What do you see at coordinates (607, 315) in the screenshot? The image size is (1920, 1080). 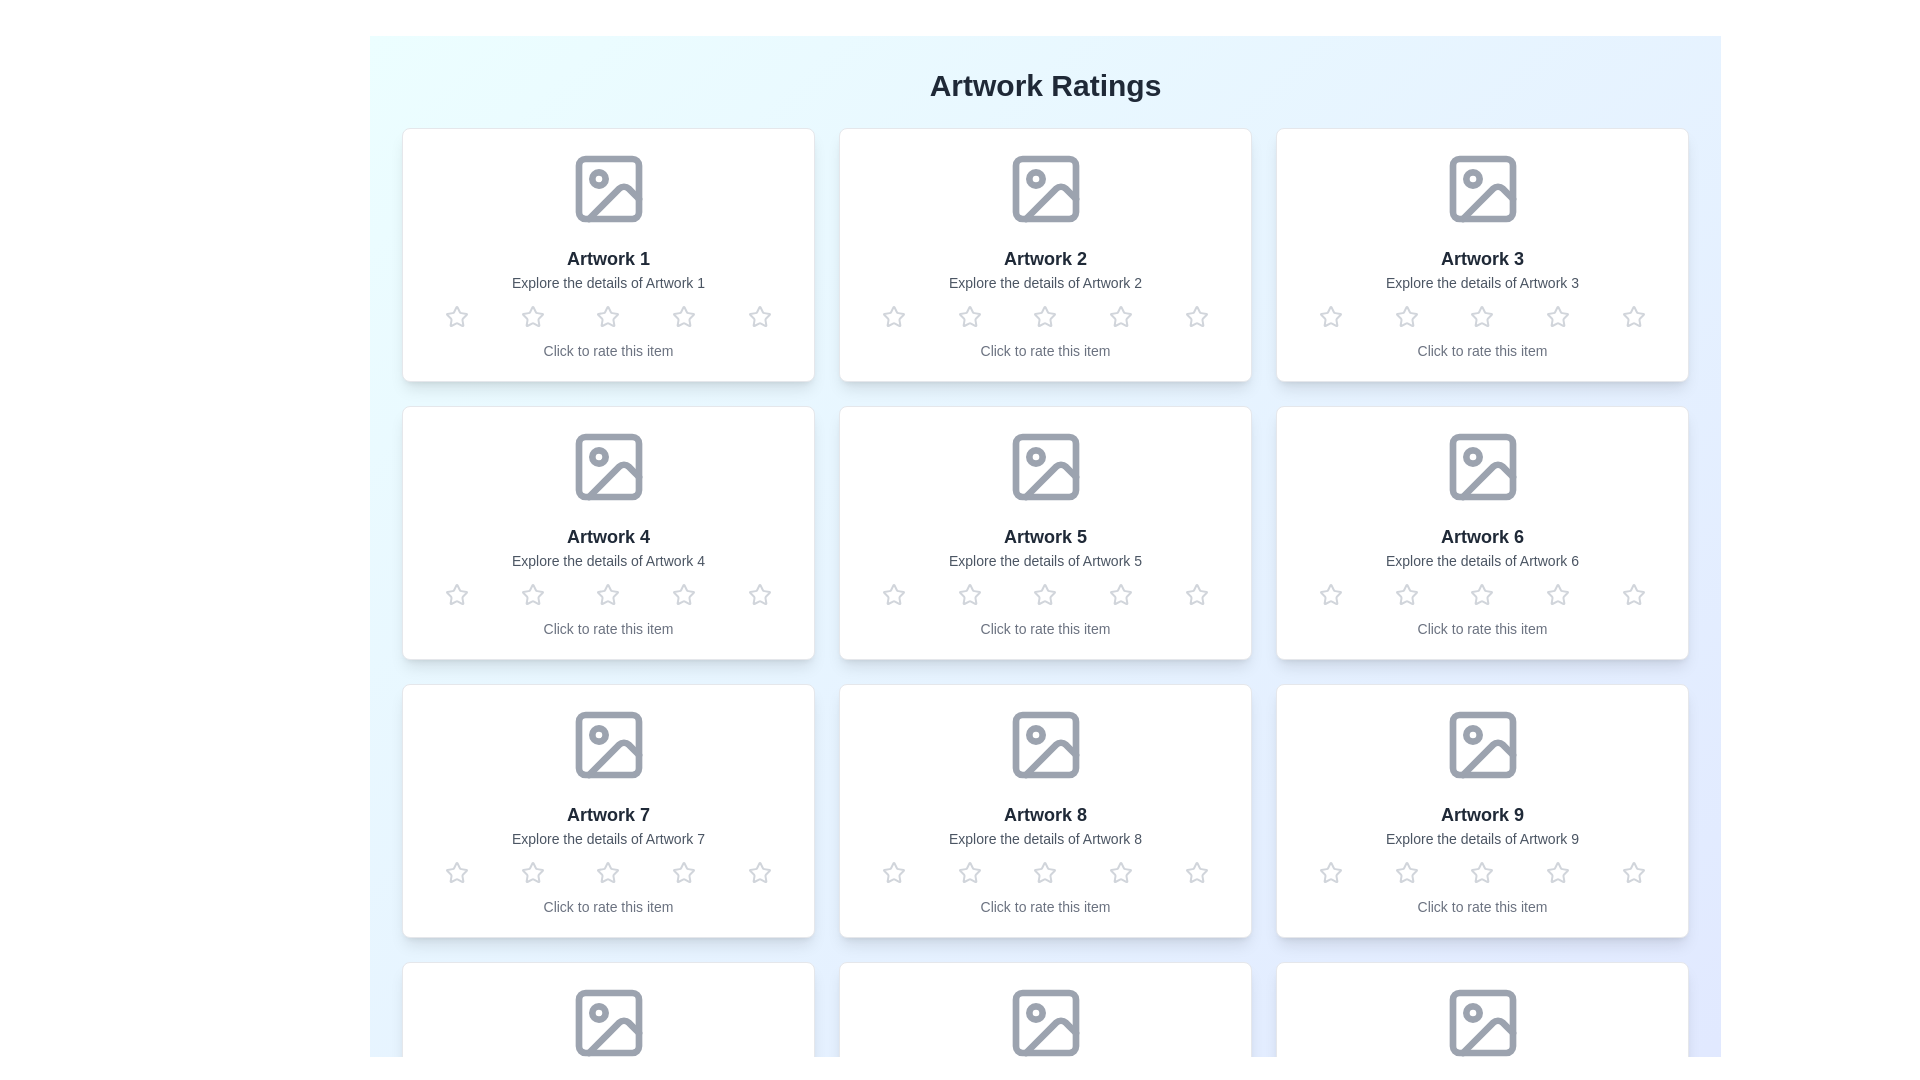 I see `the star corresponding to 3 to observe interaction feedback` at bounding box center [607, 315].